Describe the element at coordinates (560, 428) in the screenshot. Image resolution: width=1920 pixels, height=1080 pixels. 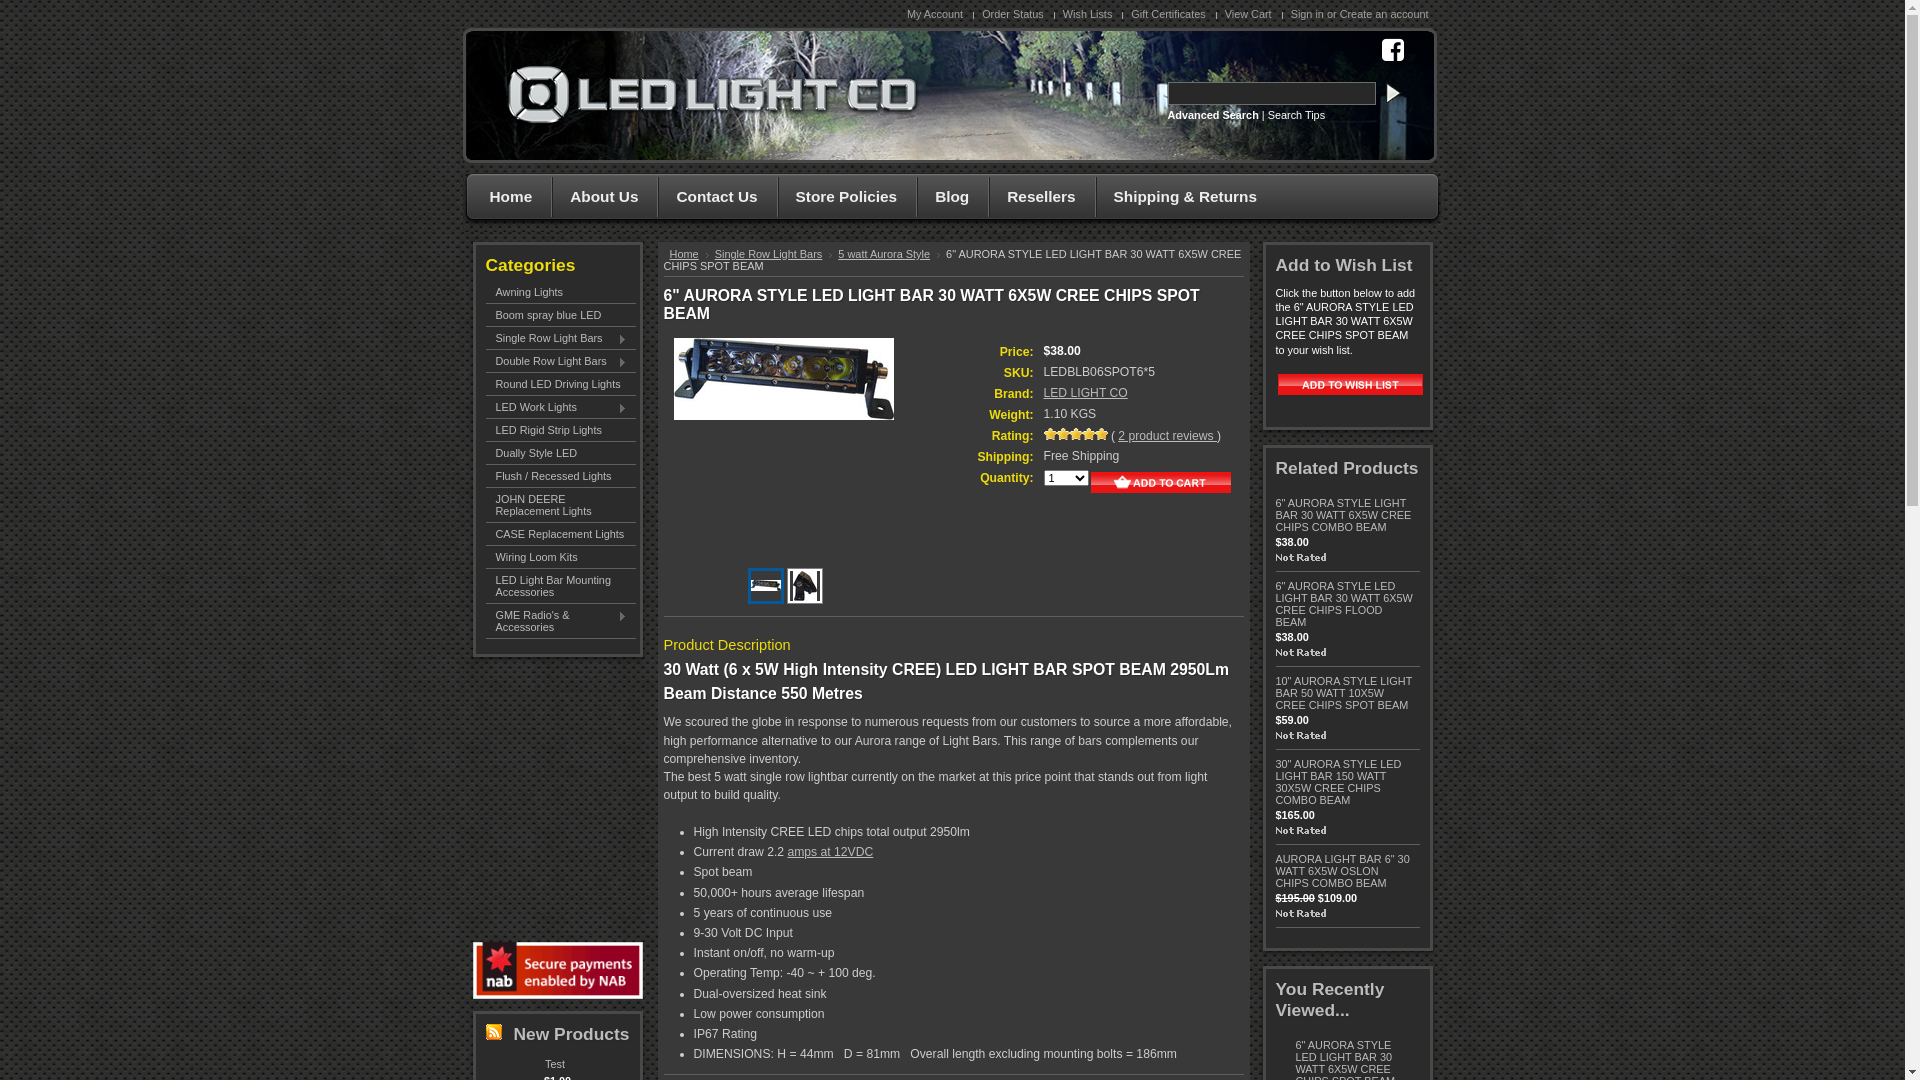
I see `'LED Rigid Strip Lights'` at that location.